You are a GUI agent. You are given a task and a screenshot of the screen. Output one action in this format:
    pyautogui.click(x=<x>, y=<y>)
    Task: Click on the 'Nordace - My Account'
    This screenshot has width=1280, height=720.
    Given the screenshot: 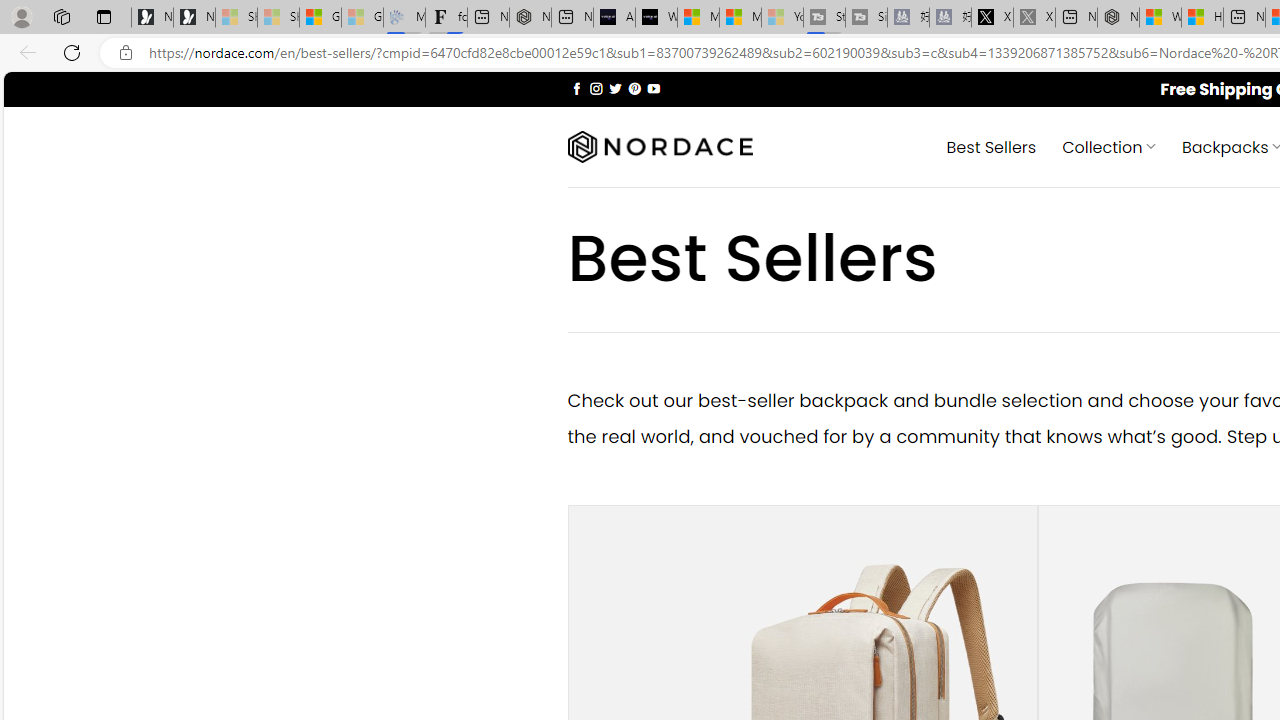 What is the action you would take?
    pyautogui.click(x=1117, y=17)
    